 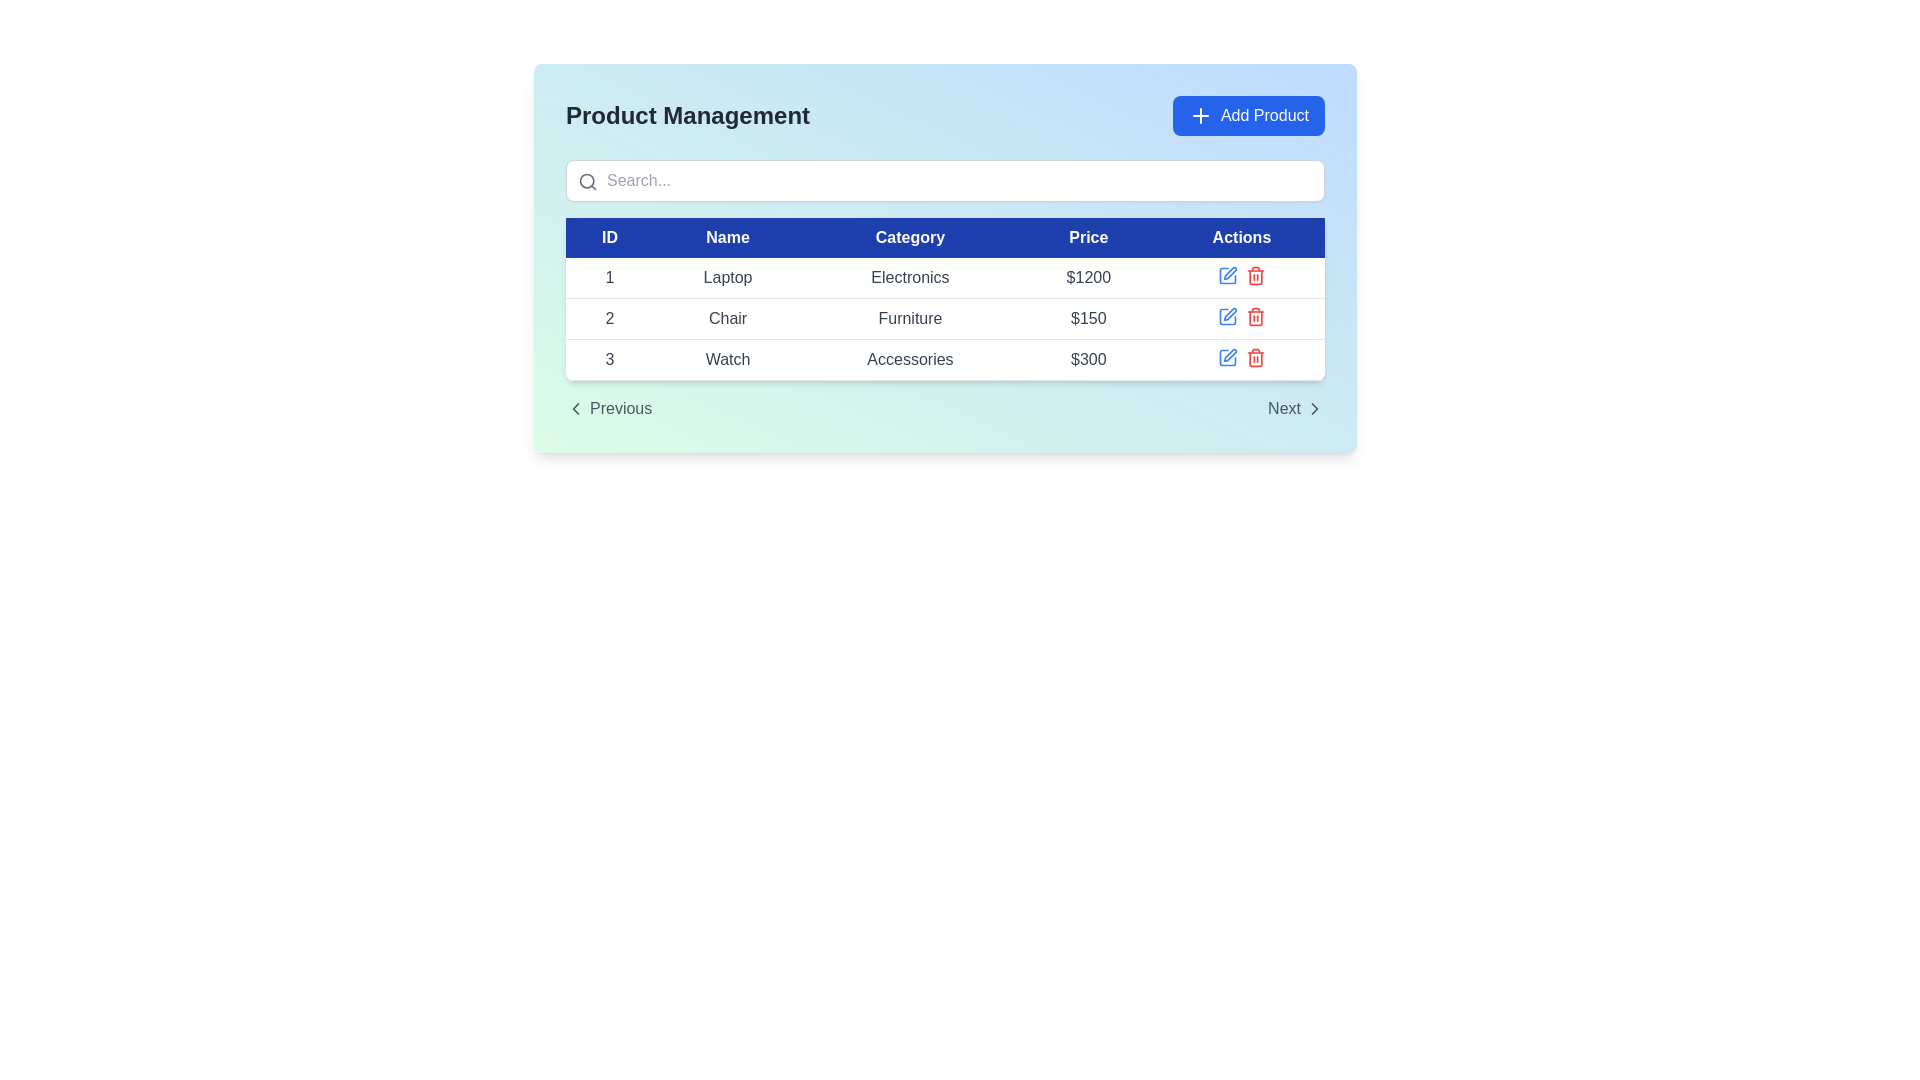 What do you see at coordinates (727, 358) in the screenshot?
I see `the text 'Watch' from the Text label located in the third row of the product list table under the 'Name' column` at bounding box center [727, 358].